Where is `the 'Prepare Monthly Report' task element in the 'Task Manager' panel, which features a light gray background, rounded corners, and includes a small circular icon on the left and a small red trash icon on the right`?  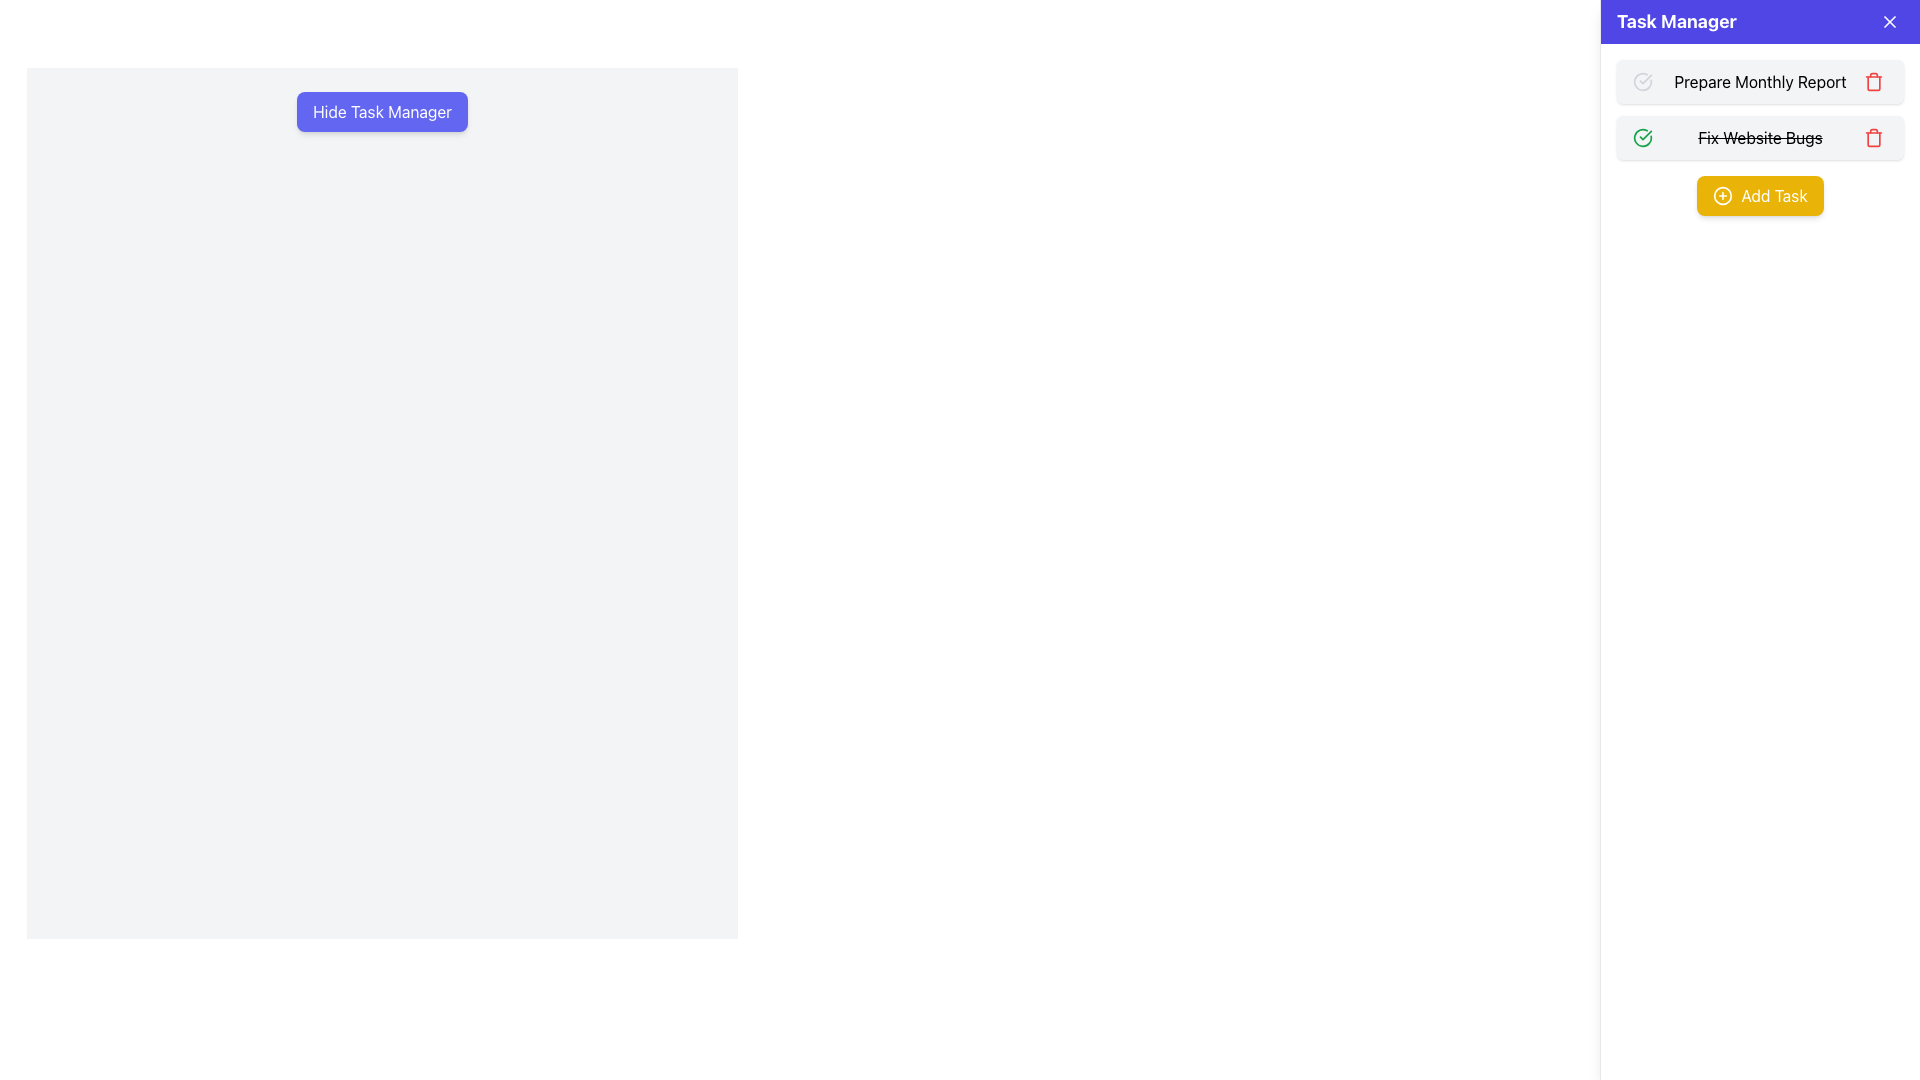
the 'Prepare Monthly Report' task element in the 'Task Manager' panel, which features a light gray background, rounded corners, and includes a small circular icon on the left and a small red trash icon on the right is located at coordinates (1760, 80).